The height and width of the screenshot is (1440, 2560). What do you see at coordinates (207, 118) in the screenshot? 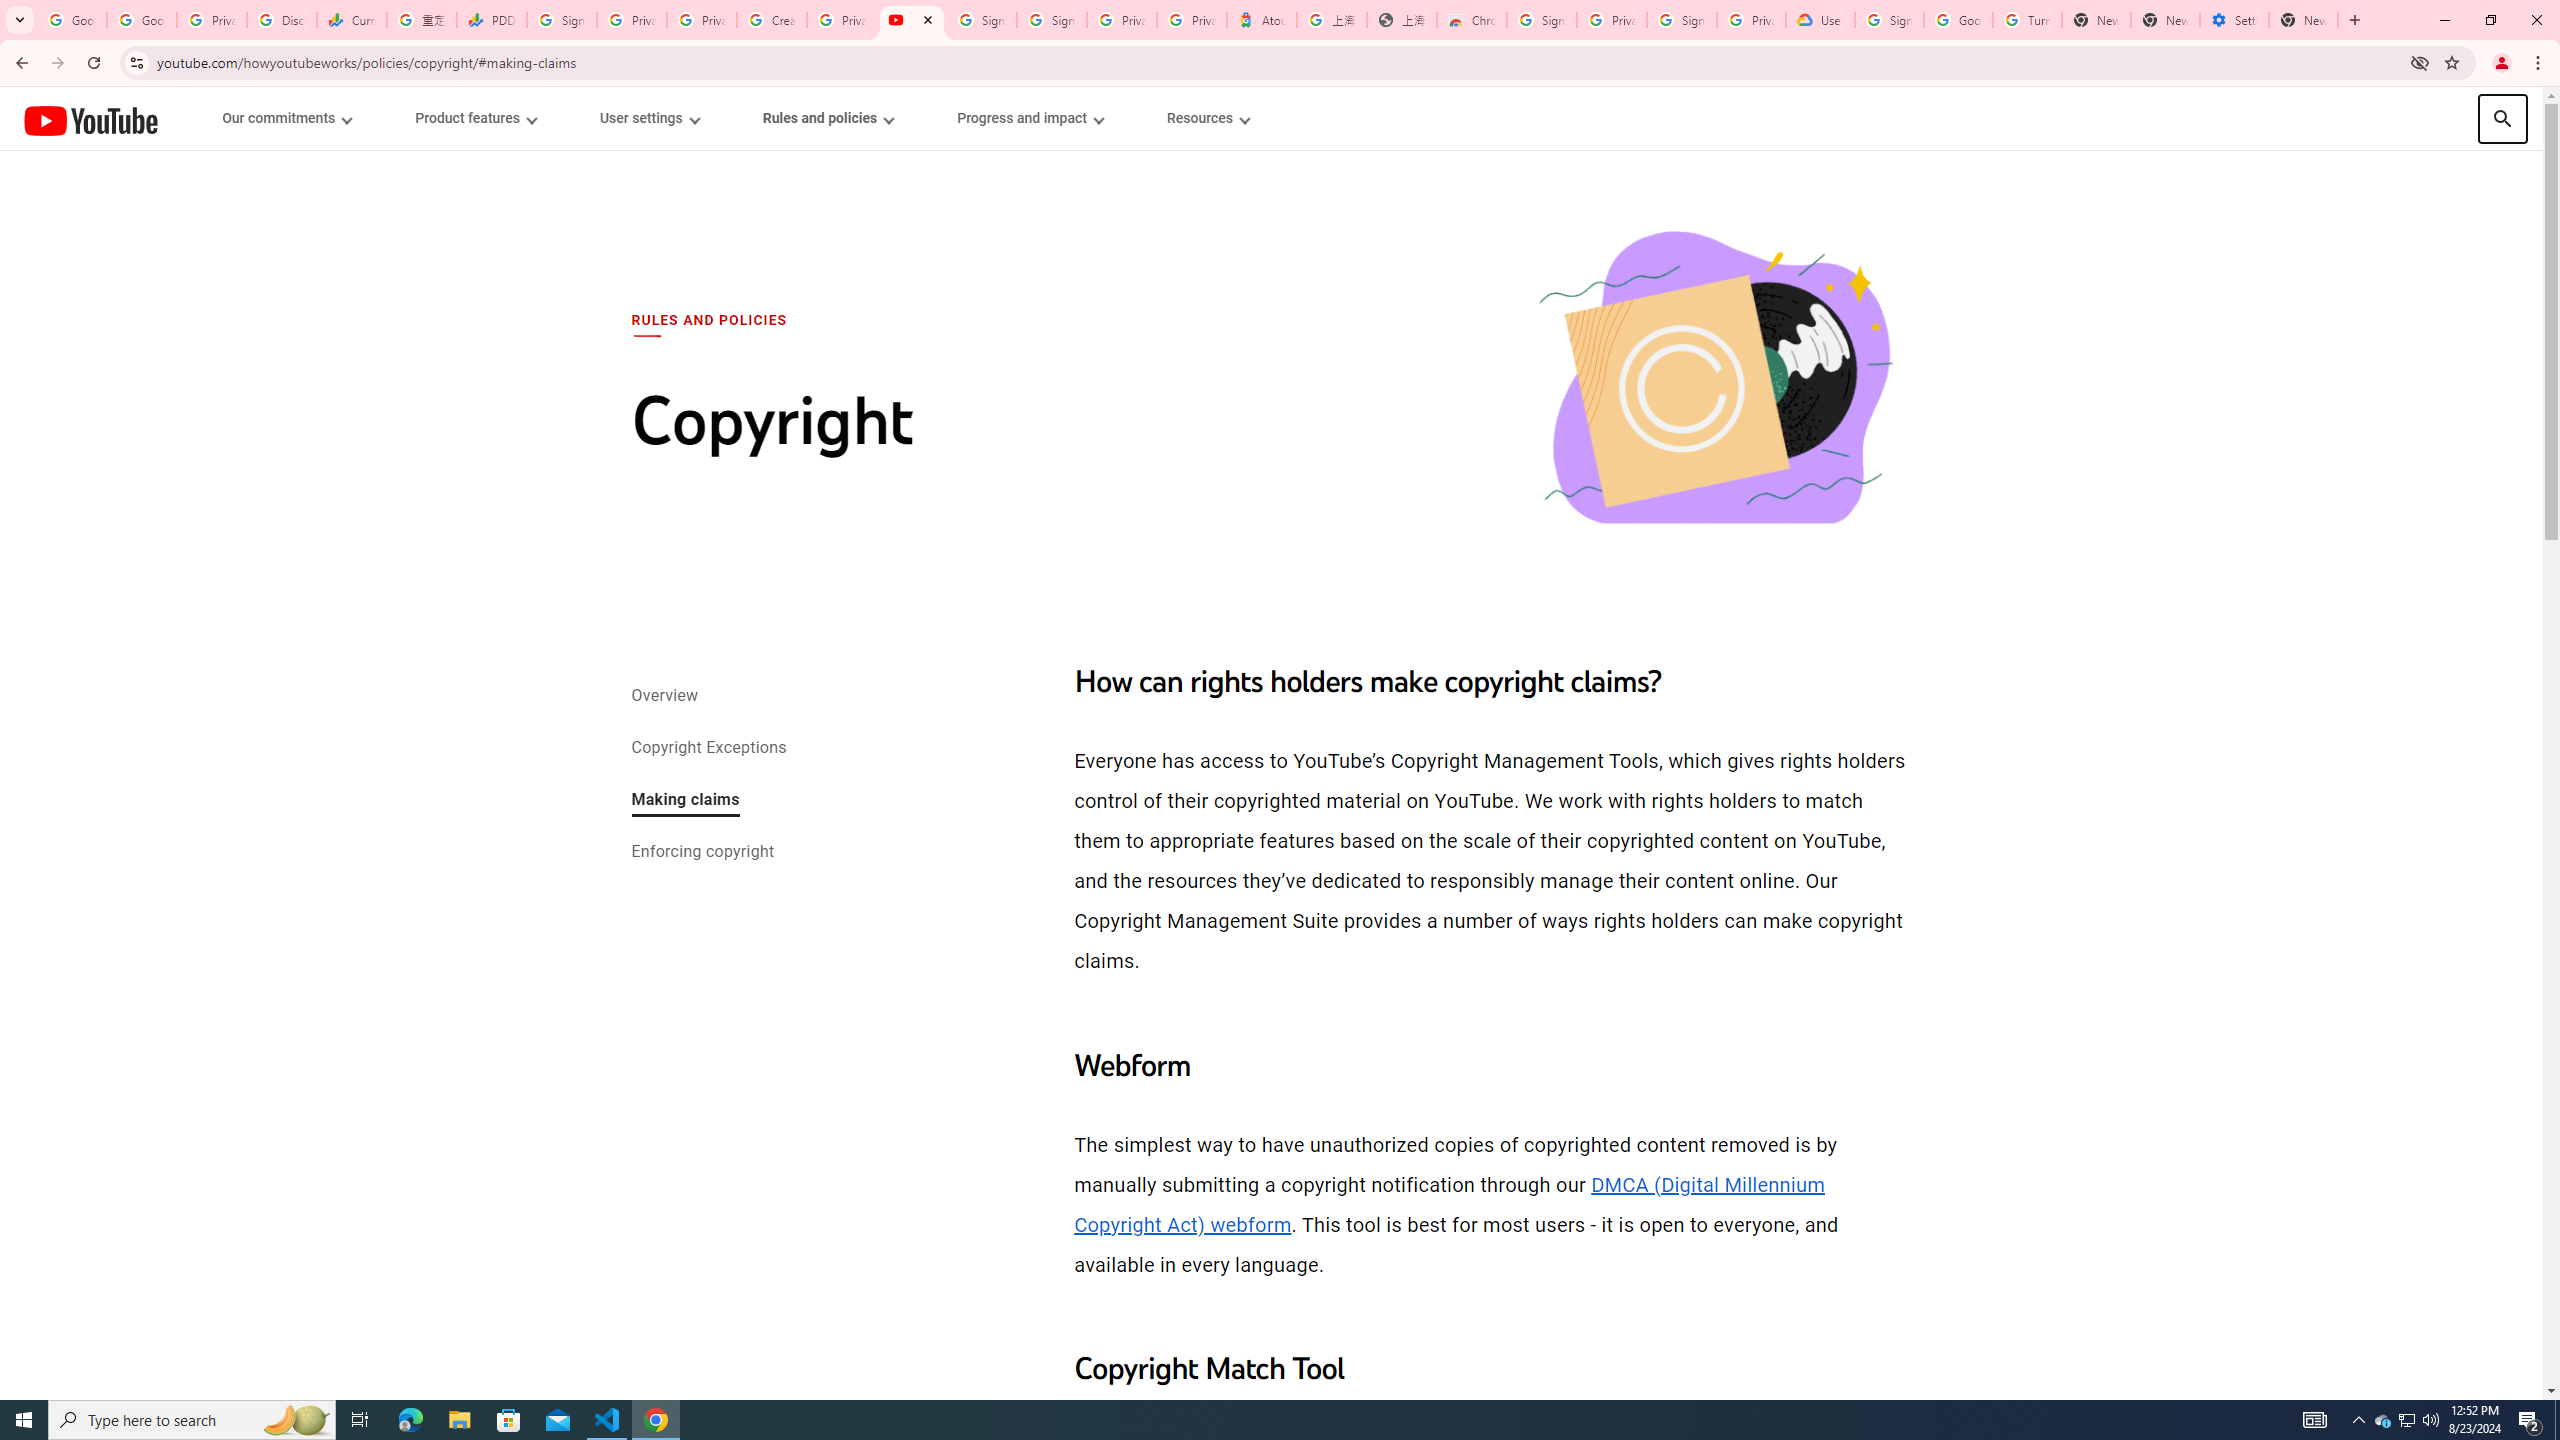
I see `'JUMP TO CONTENT'` at bounding box center [207, 118].